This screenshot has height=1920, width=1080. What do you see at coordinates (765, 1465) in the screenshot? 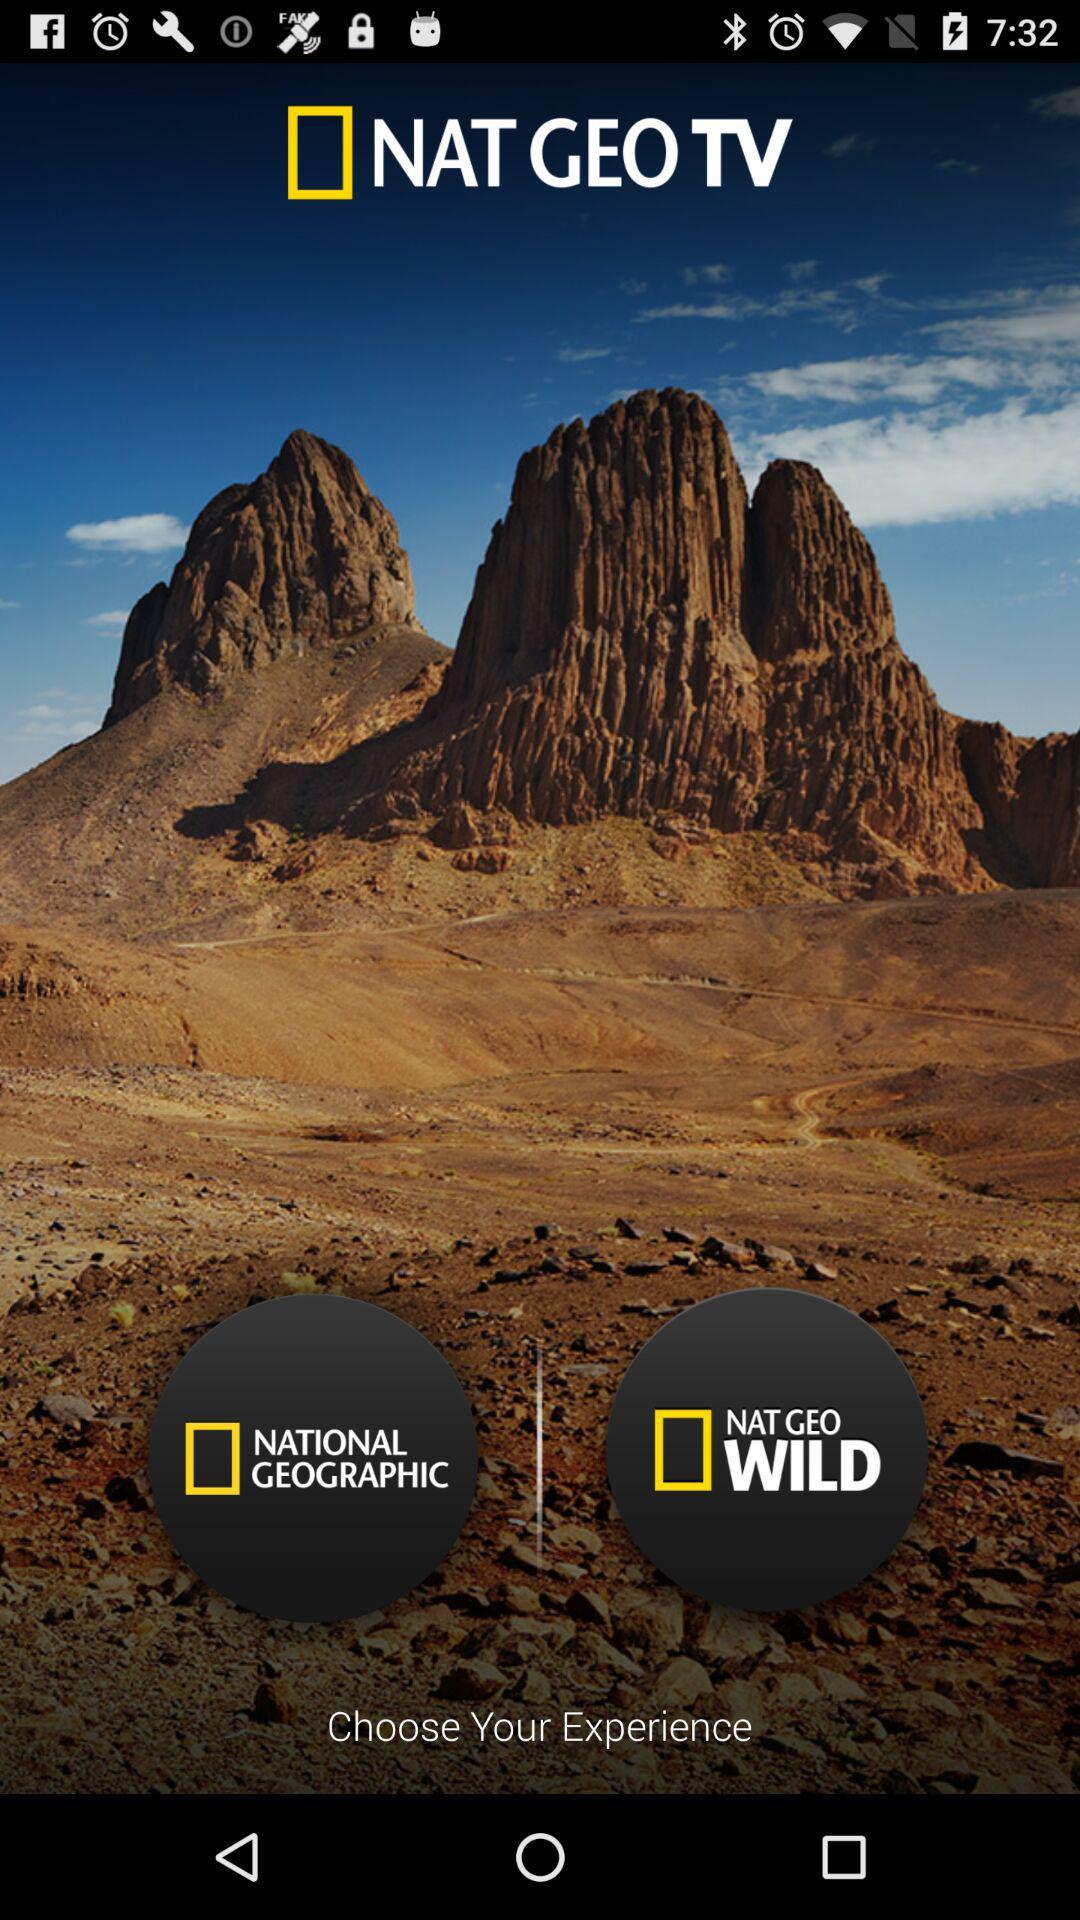
I see `nat geo wild` at bounding box center [765, 1465].